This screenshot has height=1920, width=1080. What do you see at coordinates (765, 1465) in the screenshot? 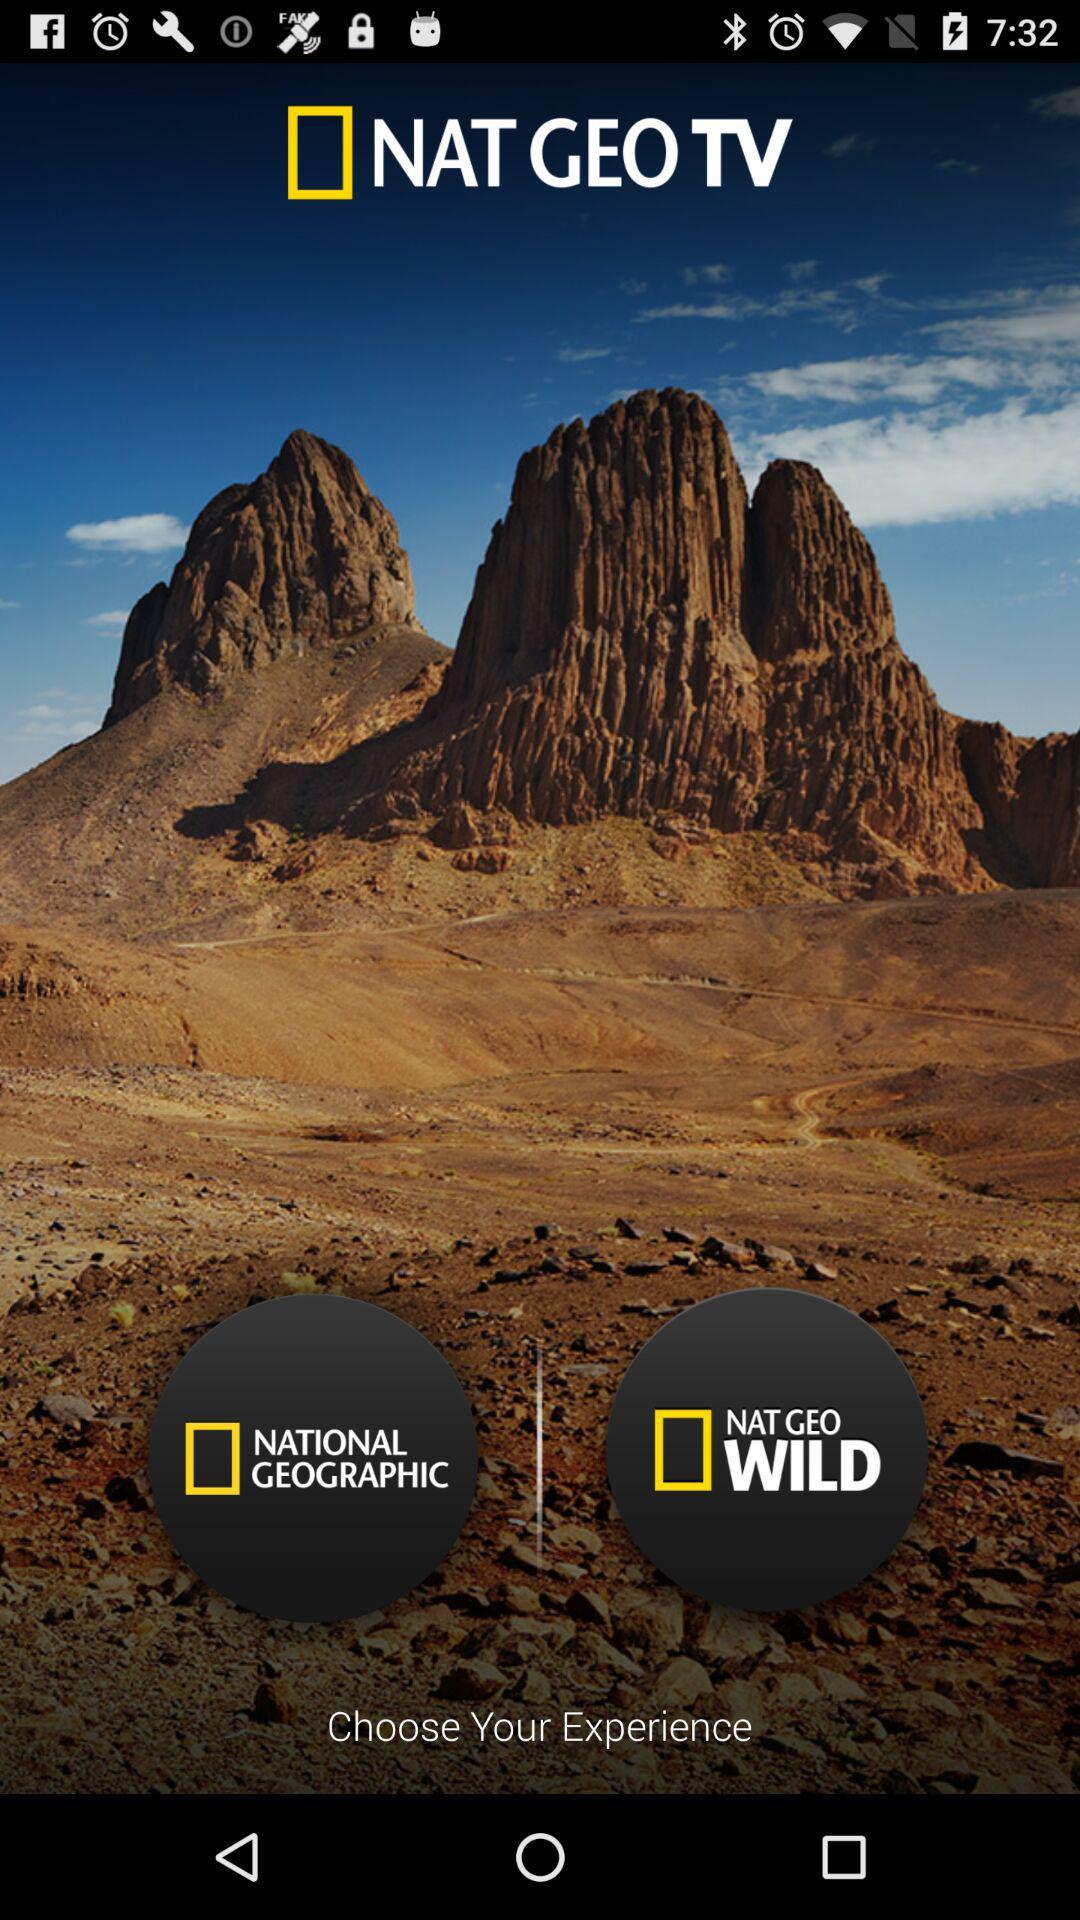
I see `nat geo wild` at bounding box center [765, 1465].